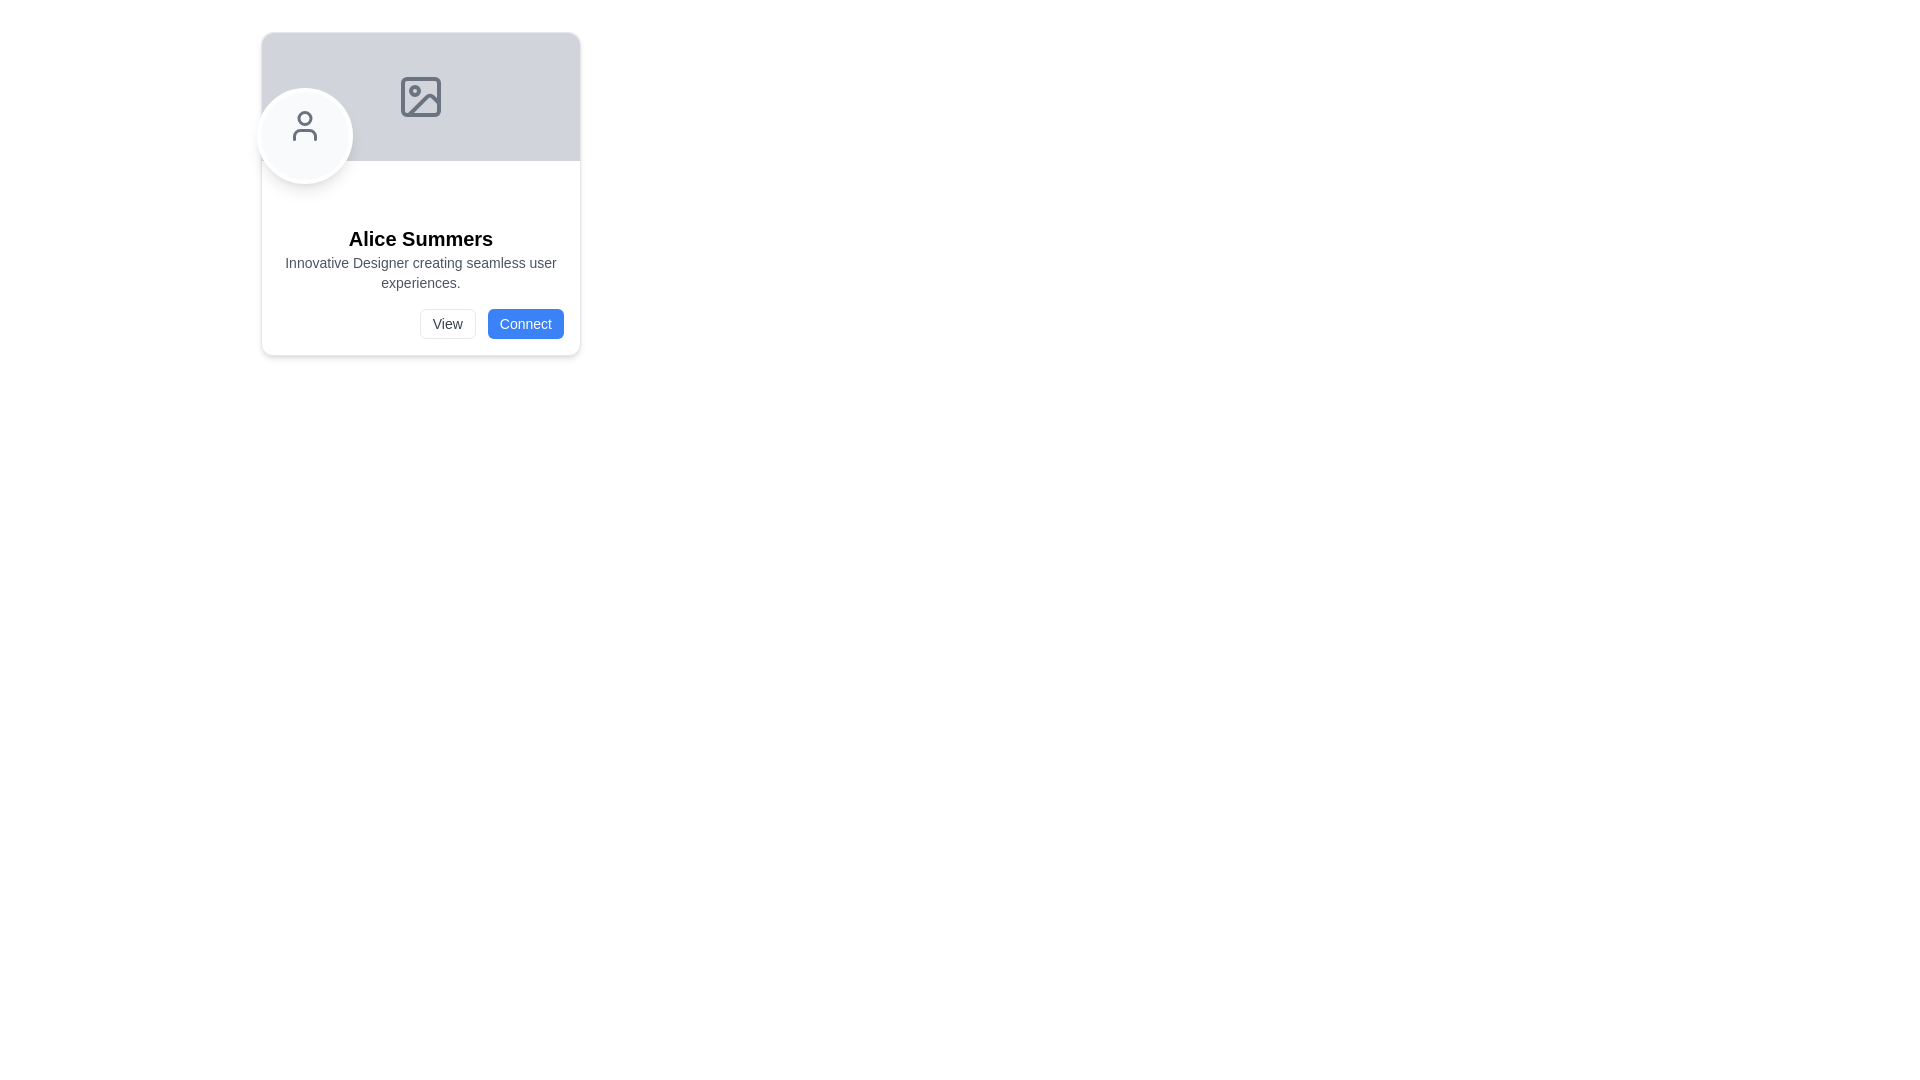 The width and height of the screenshot is (1920, 1080). Describe the element at coordinates (304, 118) in the screenshot. I see `the circular shape that is part of the user profile icon within the card interface, which is centered horizontally above the user's name and description` at that location.